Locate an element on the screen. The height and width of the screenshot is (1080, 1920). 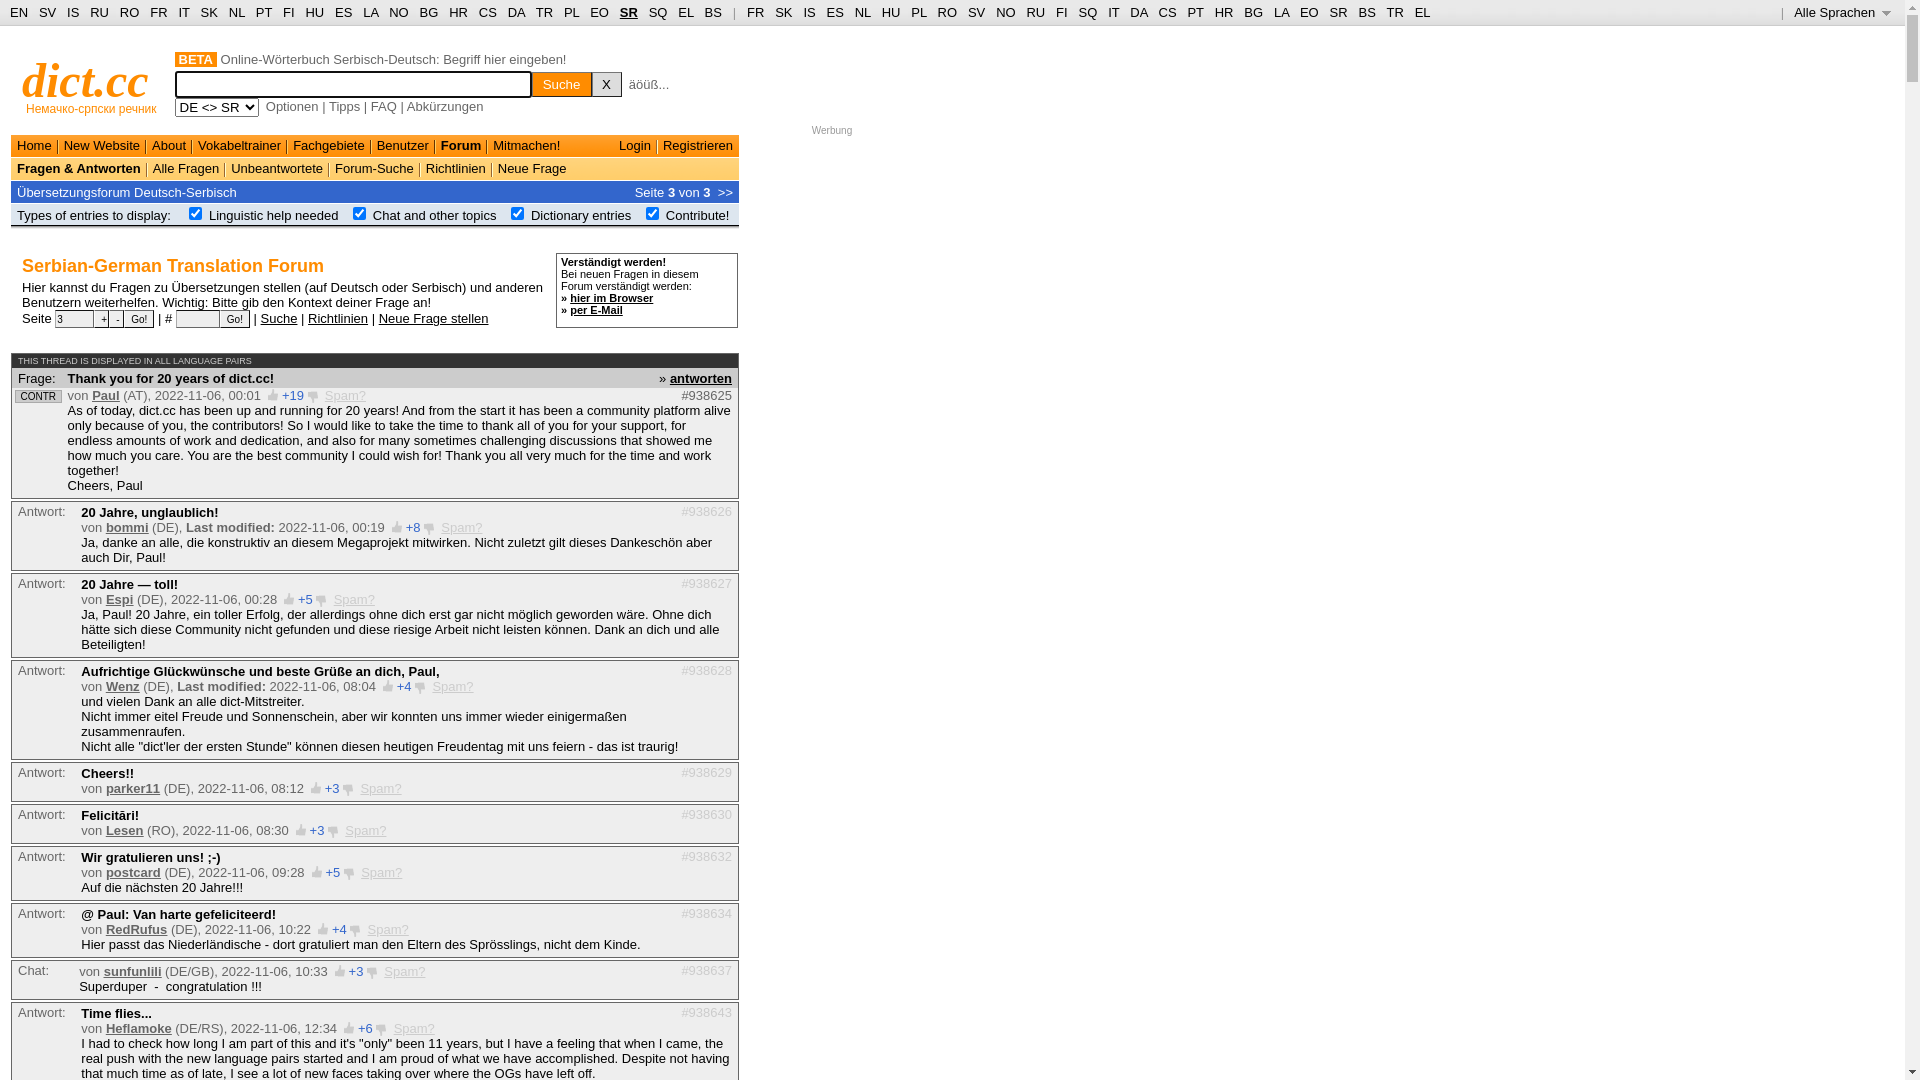
'Alle Sprachen ' is located at coordinates (1841, 12).